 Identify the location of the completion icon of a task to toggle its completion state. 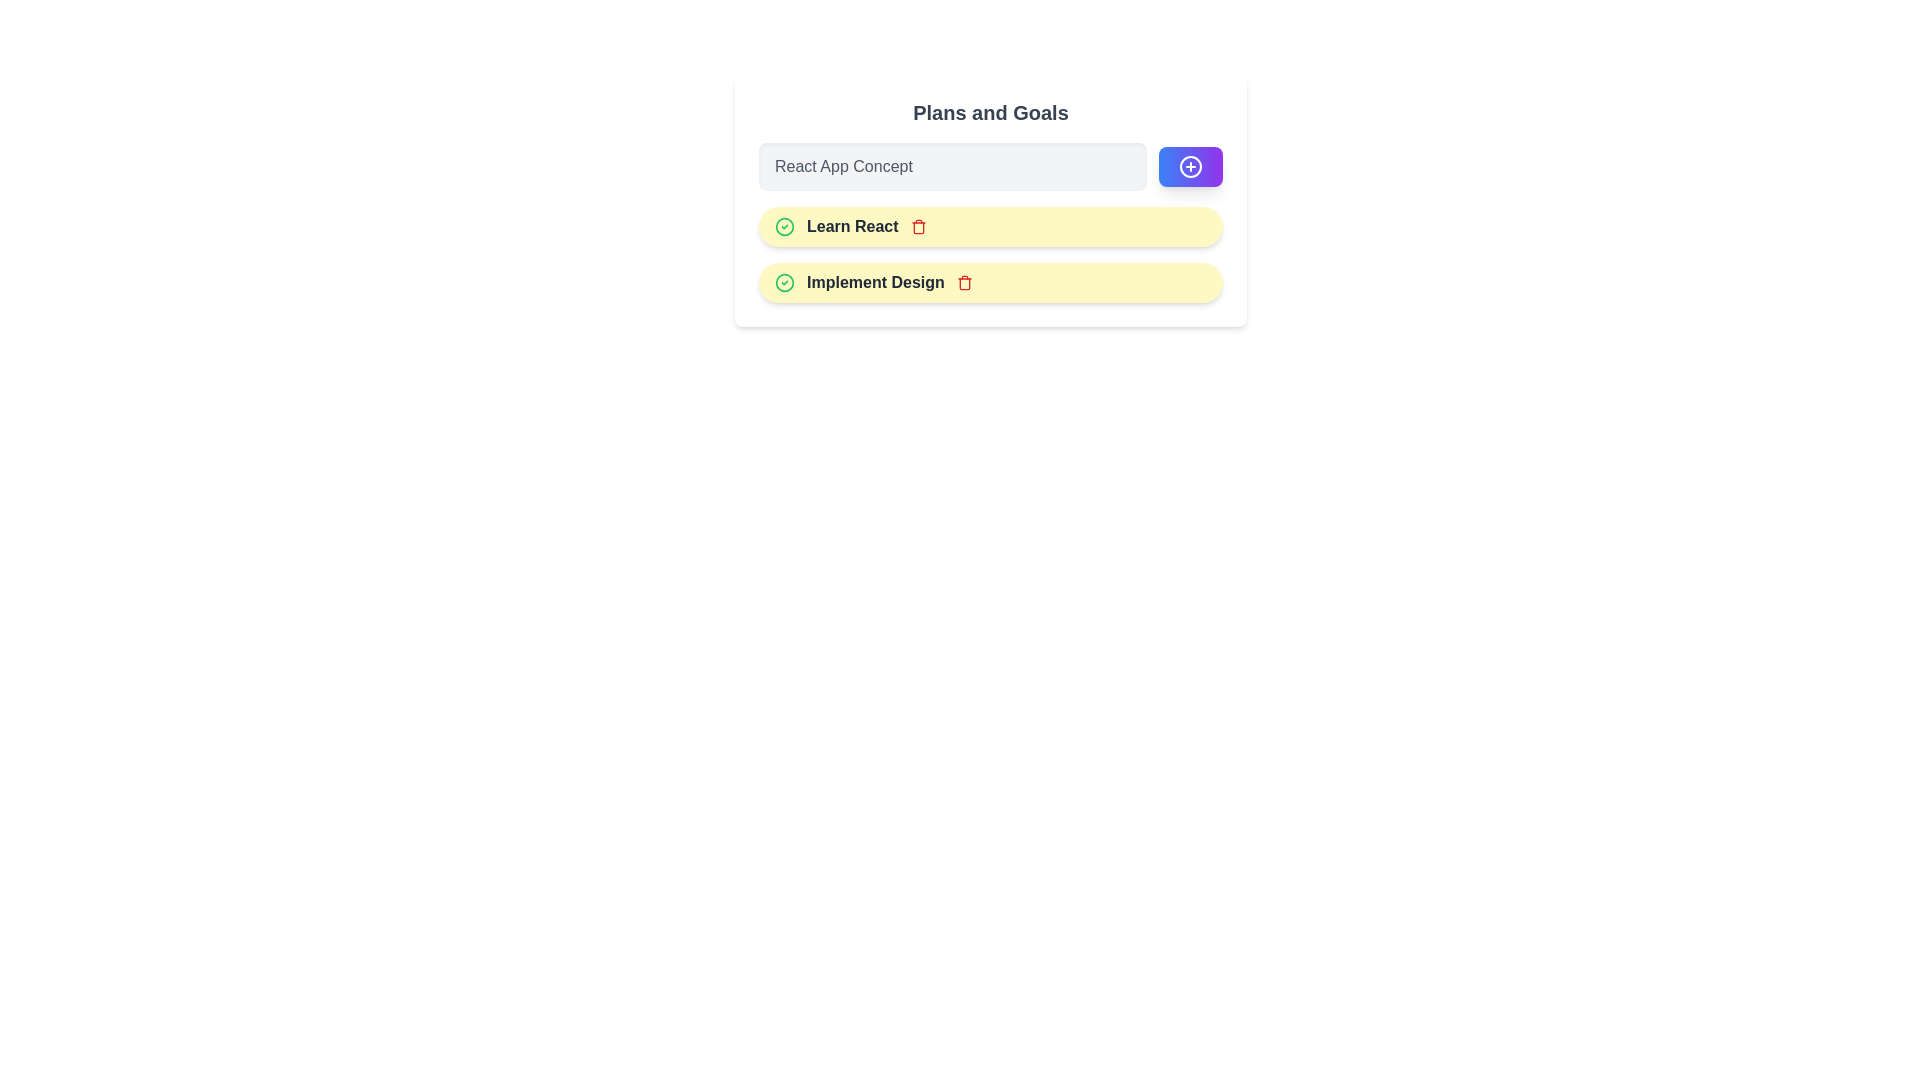
(784, 226).